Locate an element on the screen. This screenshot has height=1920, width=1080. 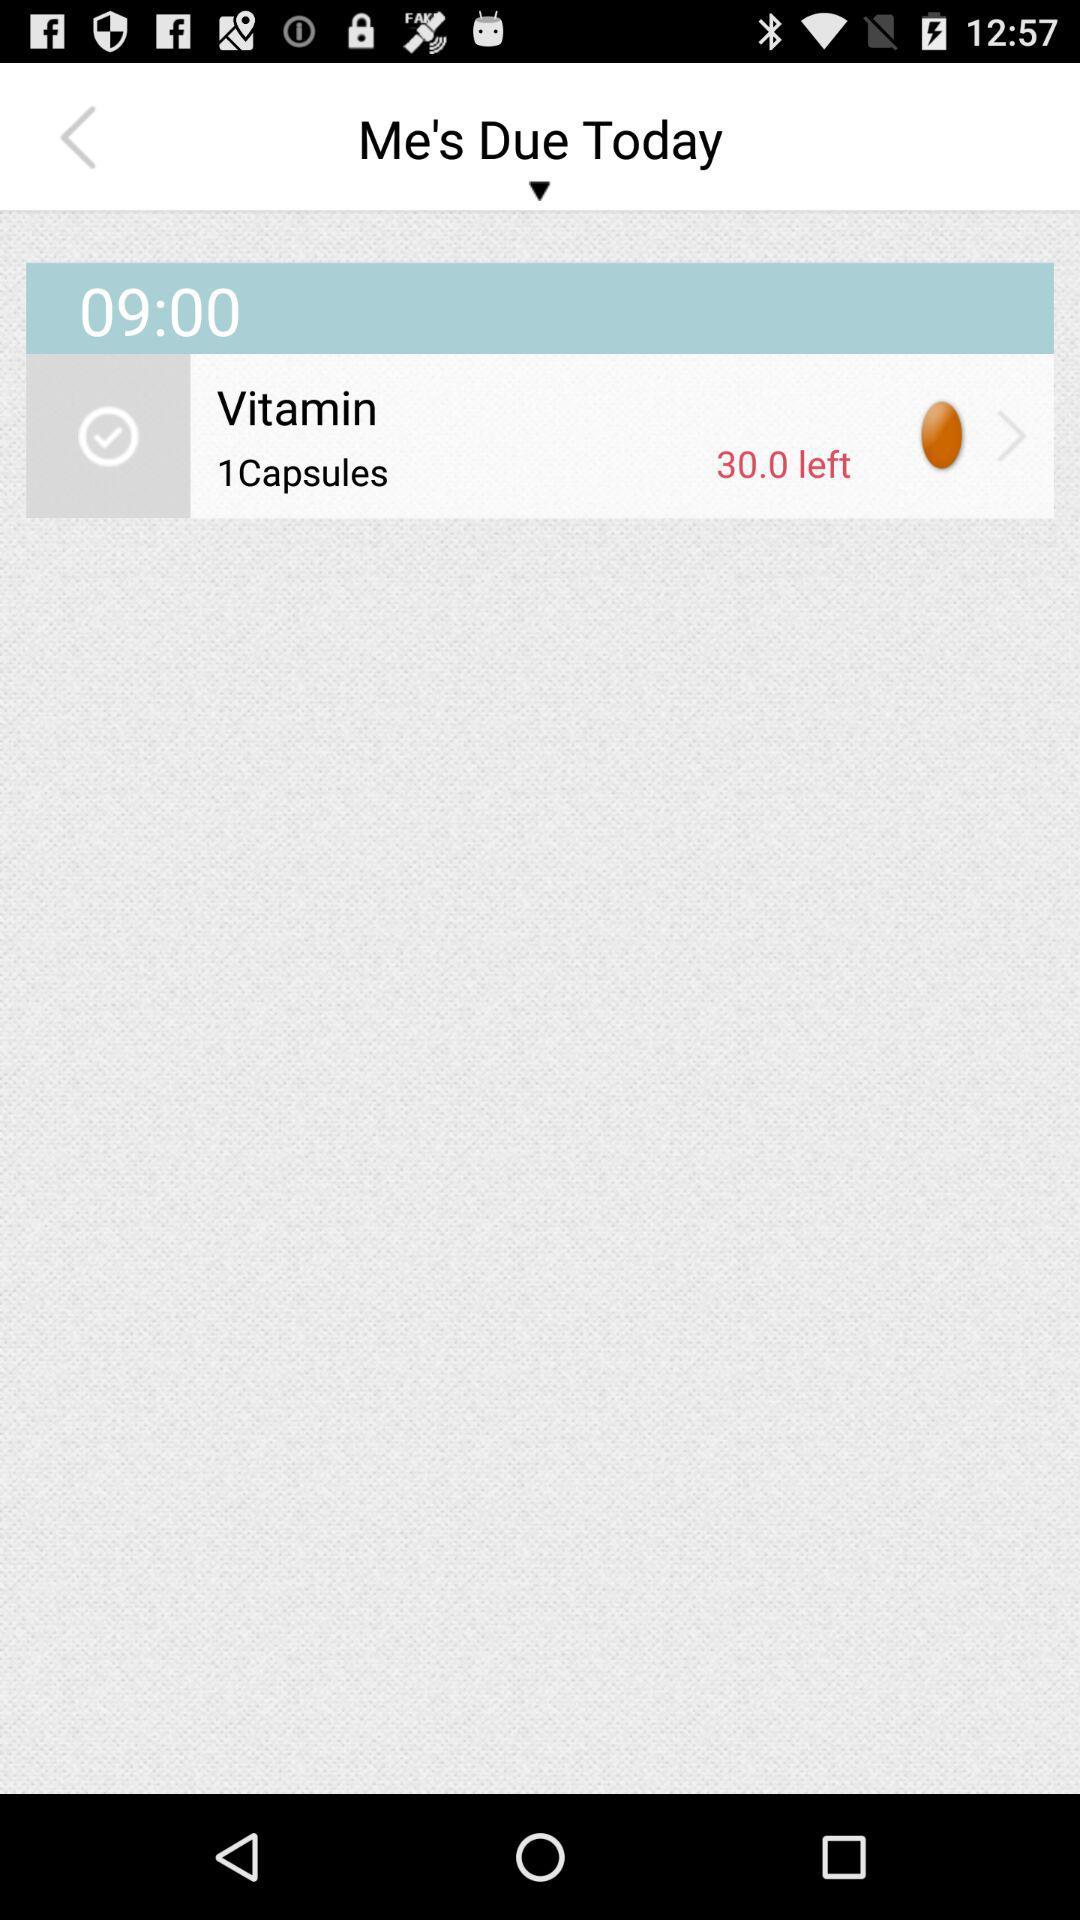
item to the right of 1capsules app is located at coordinates (782, 462).